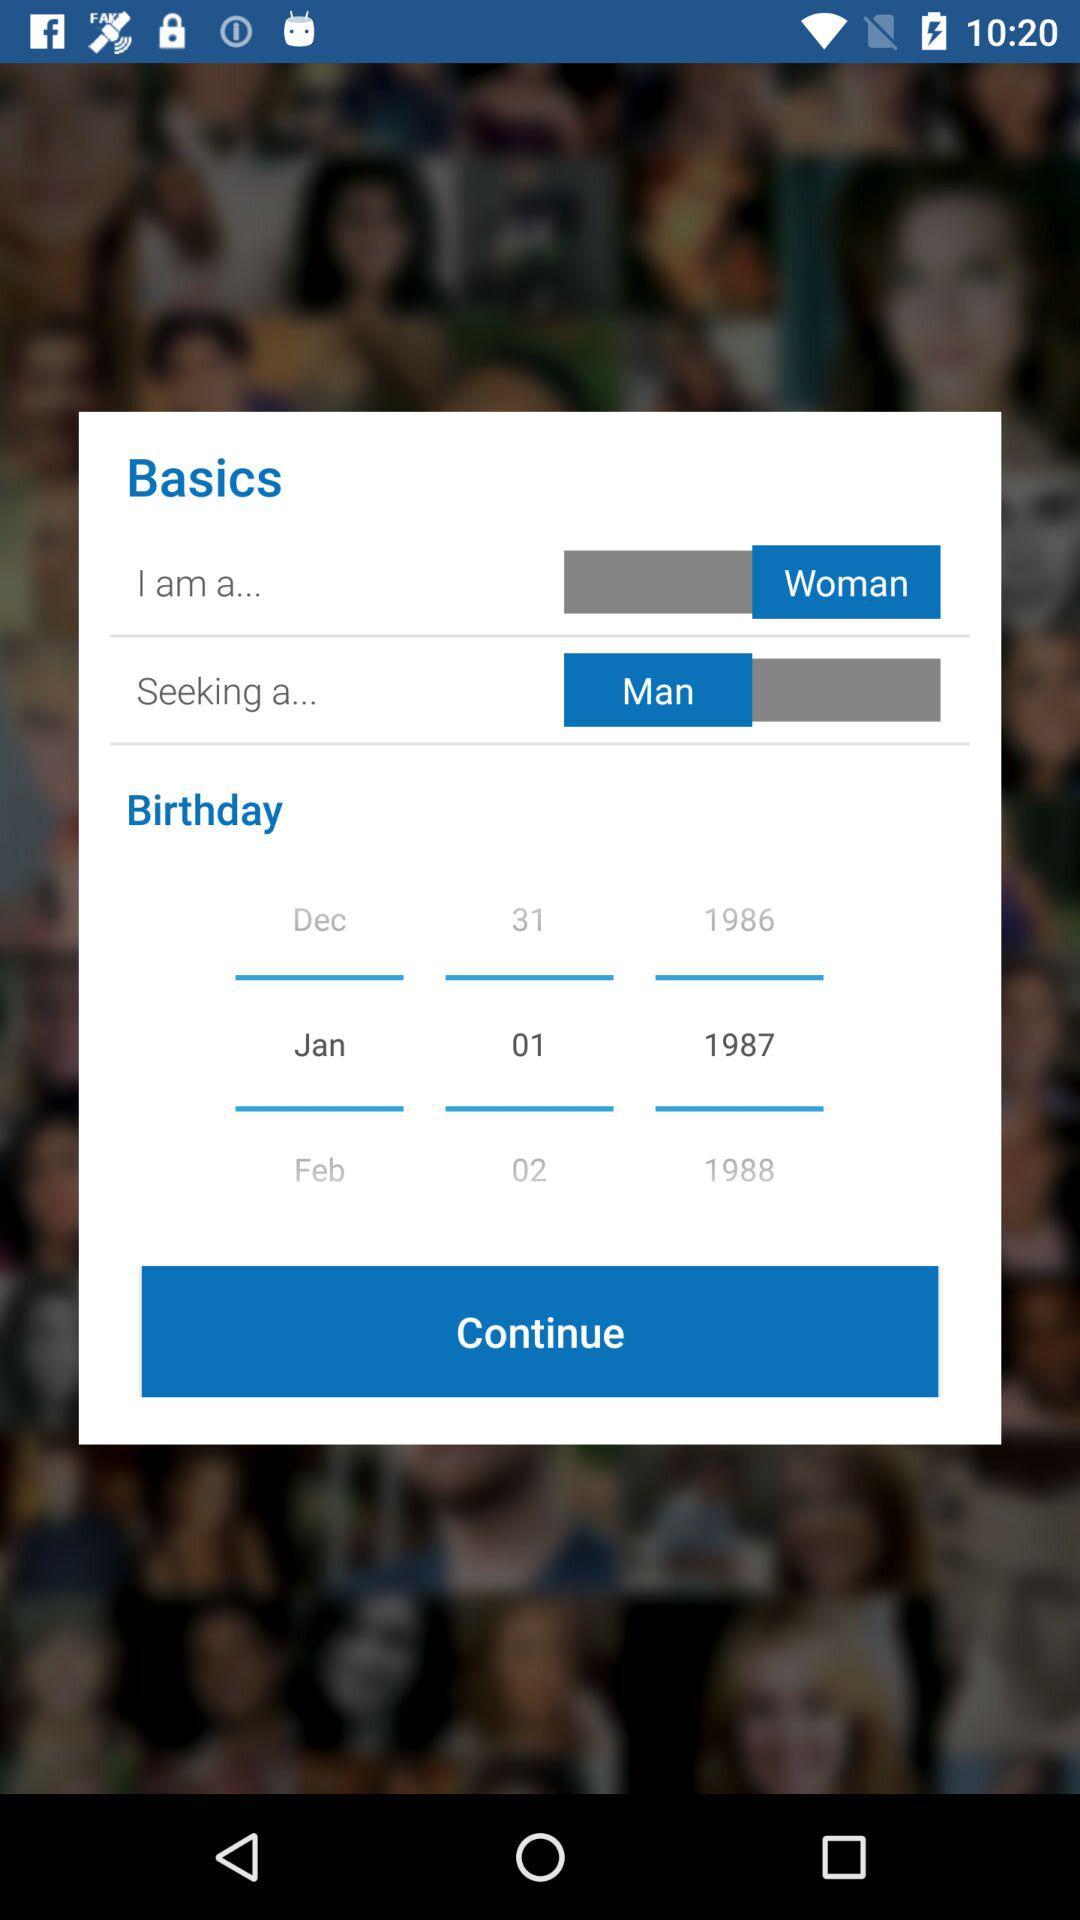  I want to click on gender menu, so click(756, 580).